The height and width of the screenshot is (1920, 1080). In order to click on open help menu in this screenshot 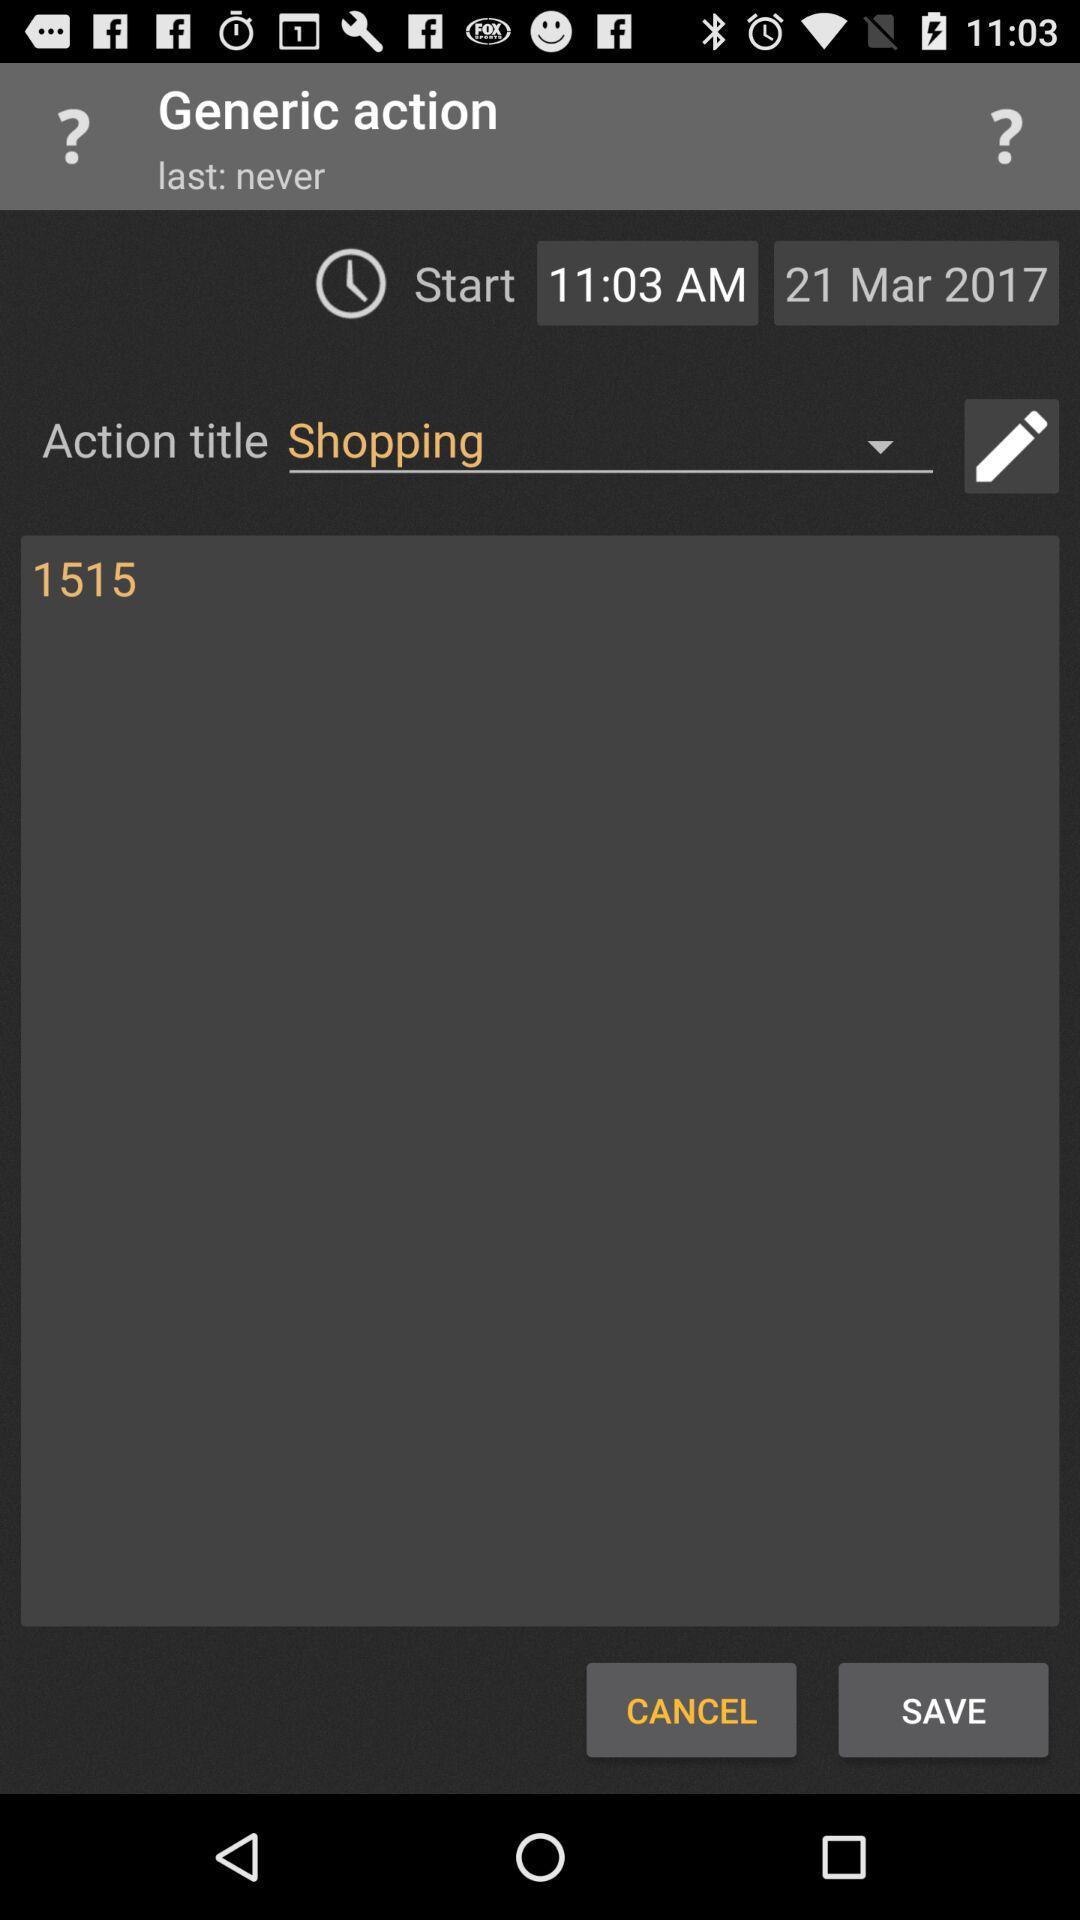, I will do `click(1006, 135)`.